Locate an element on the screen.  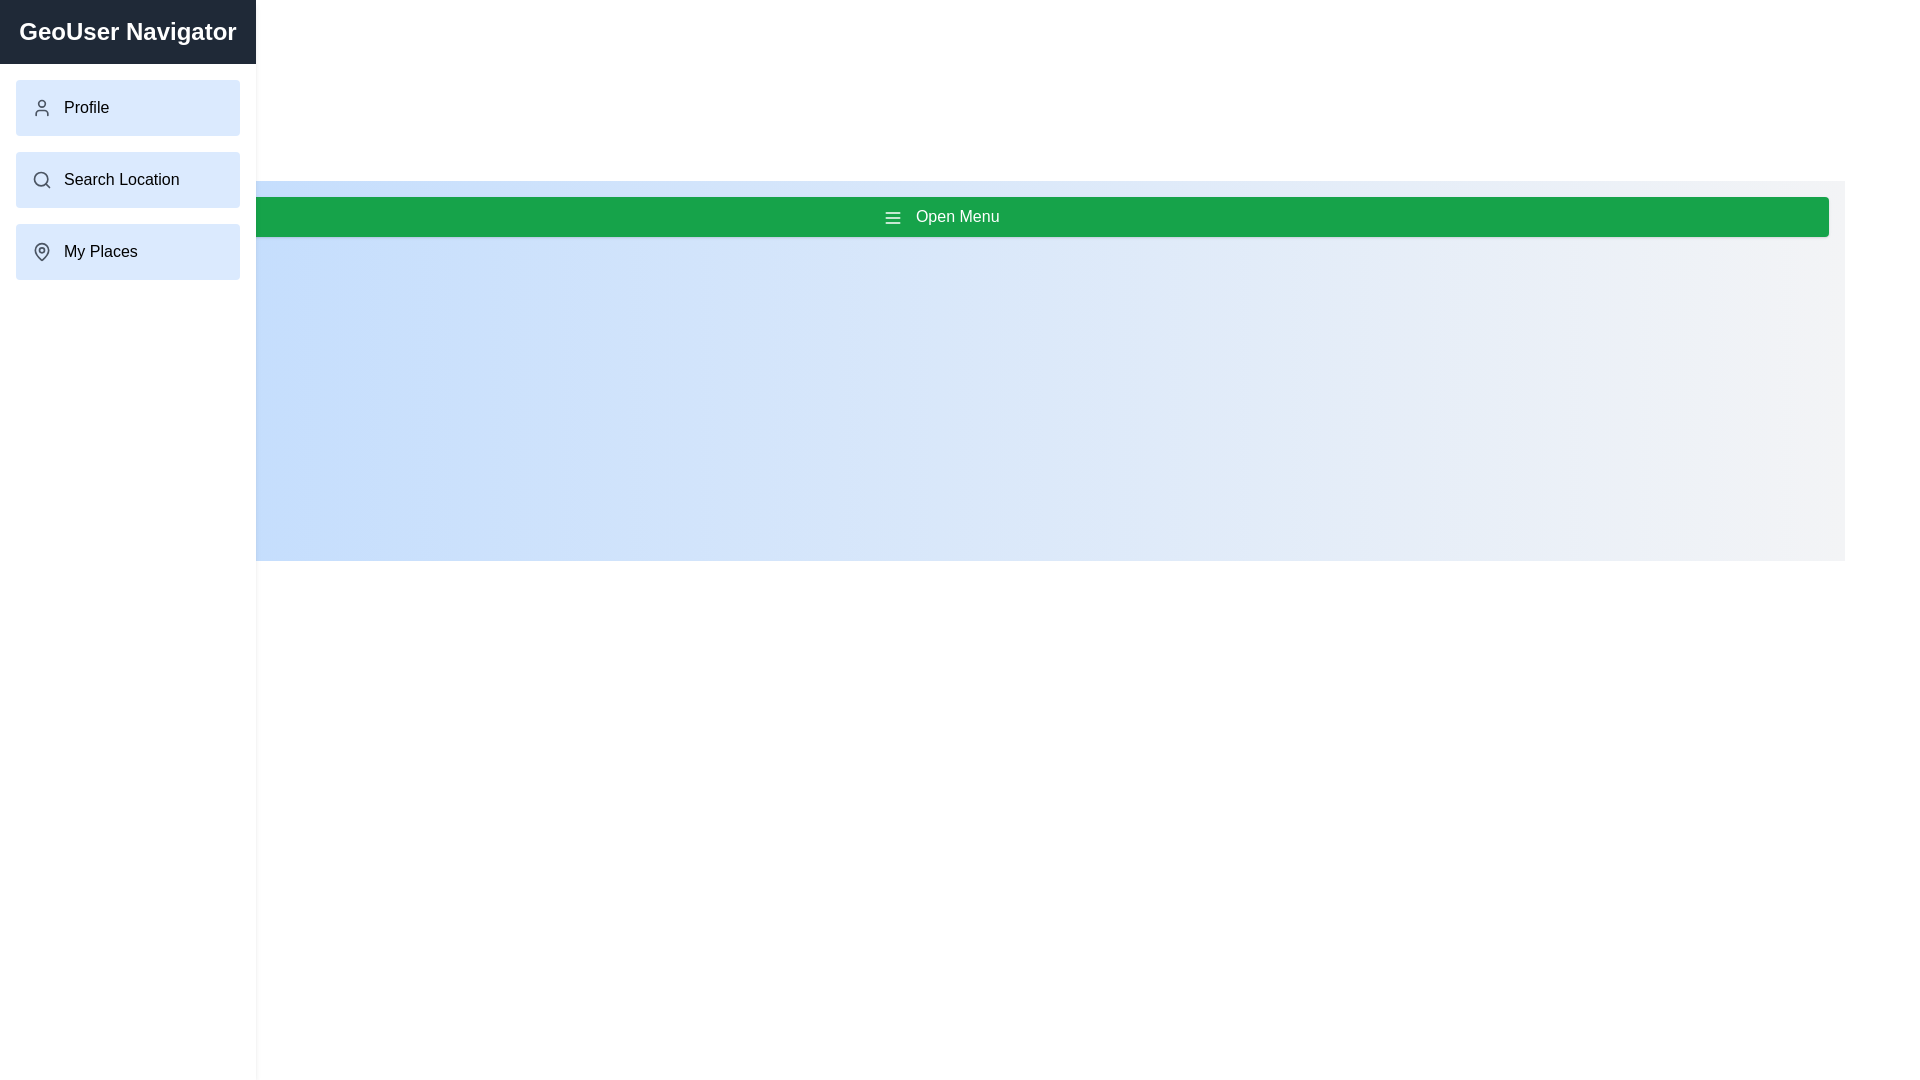
the 'Open Menu' button to toggle the drawer menu is located at coordinates (940, 216).